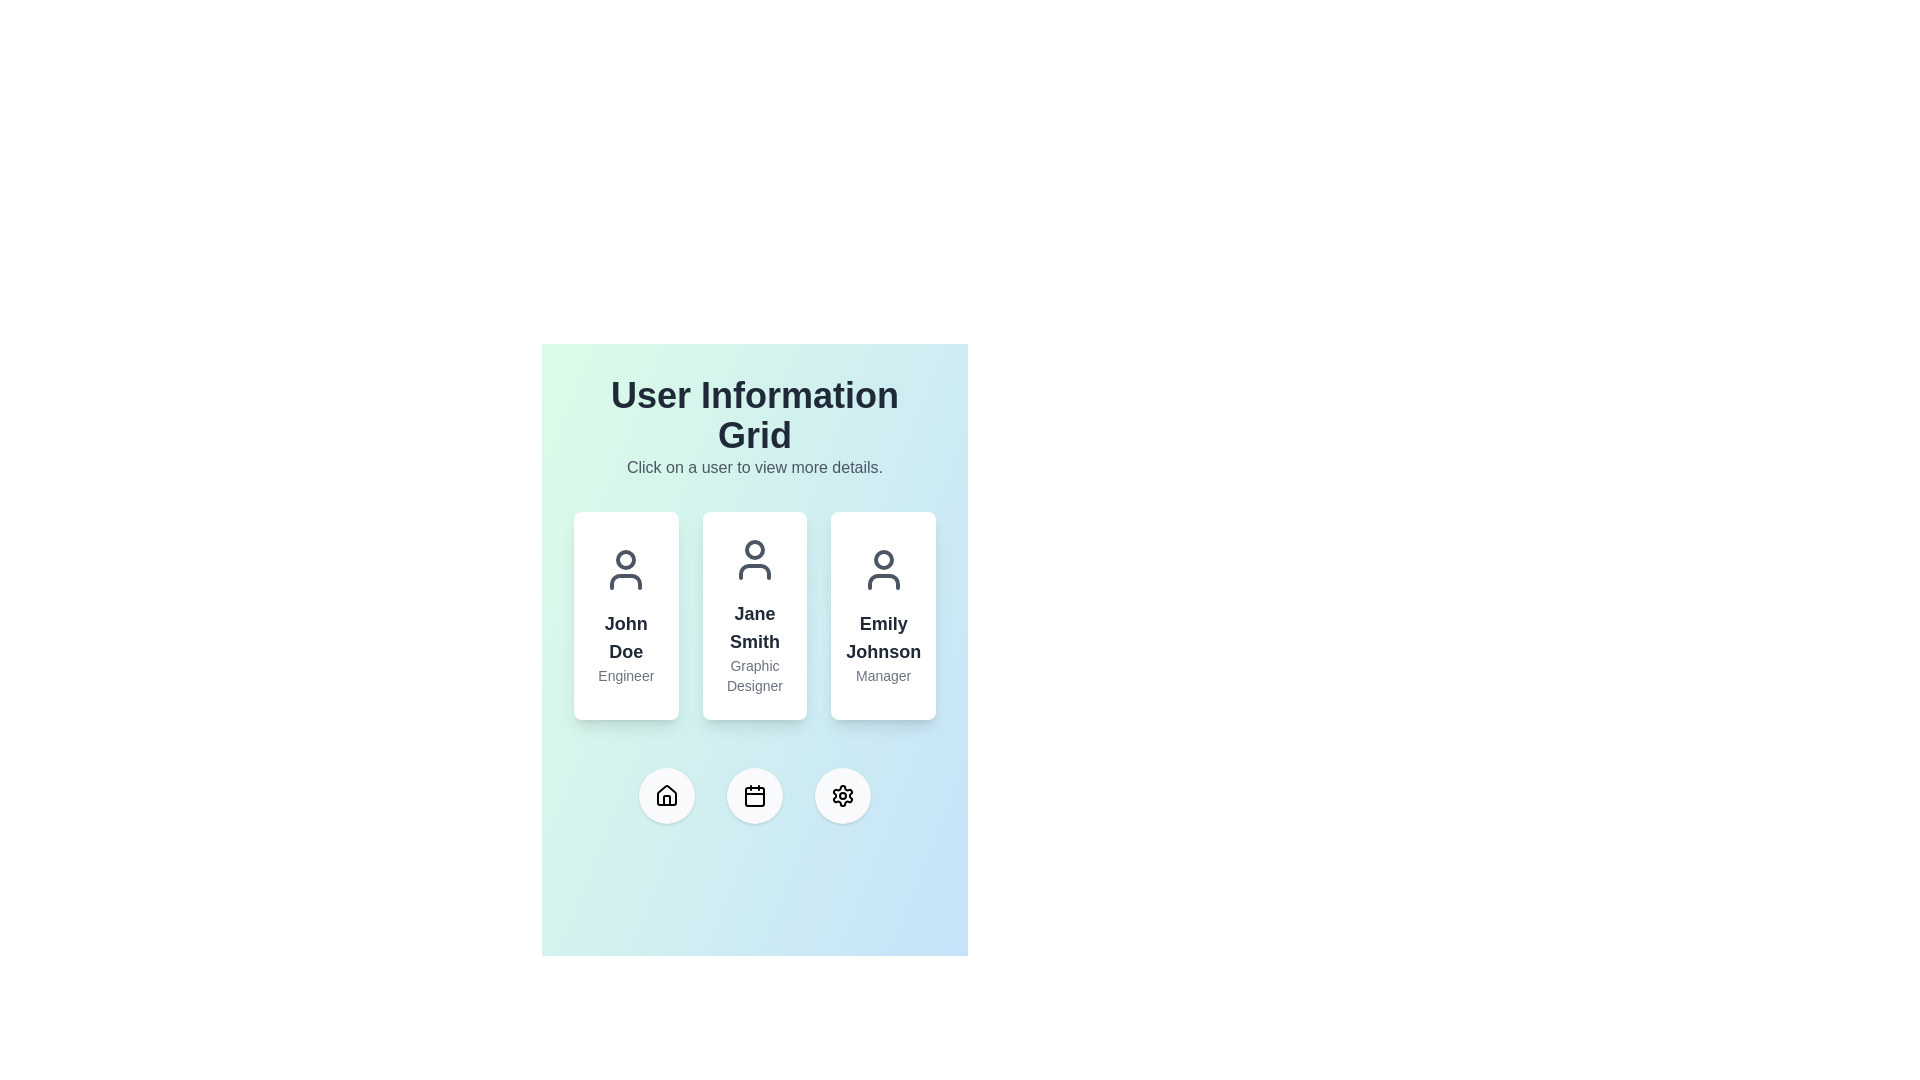  Describe the element at coordinates (753, 794) in the screenshot. I see `the middle button in the bottom center of the interface` at that location.